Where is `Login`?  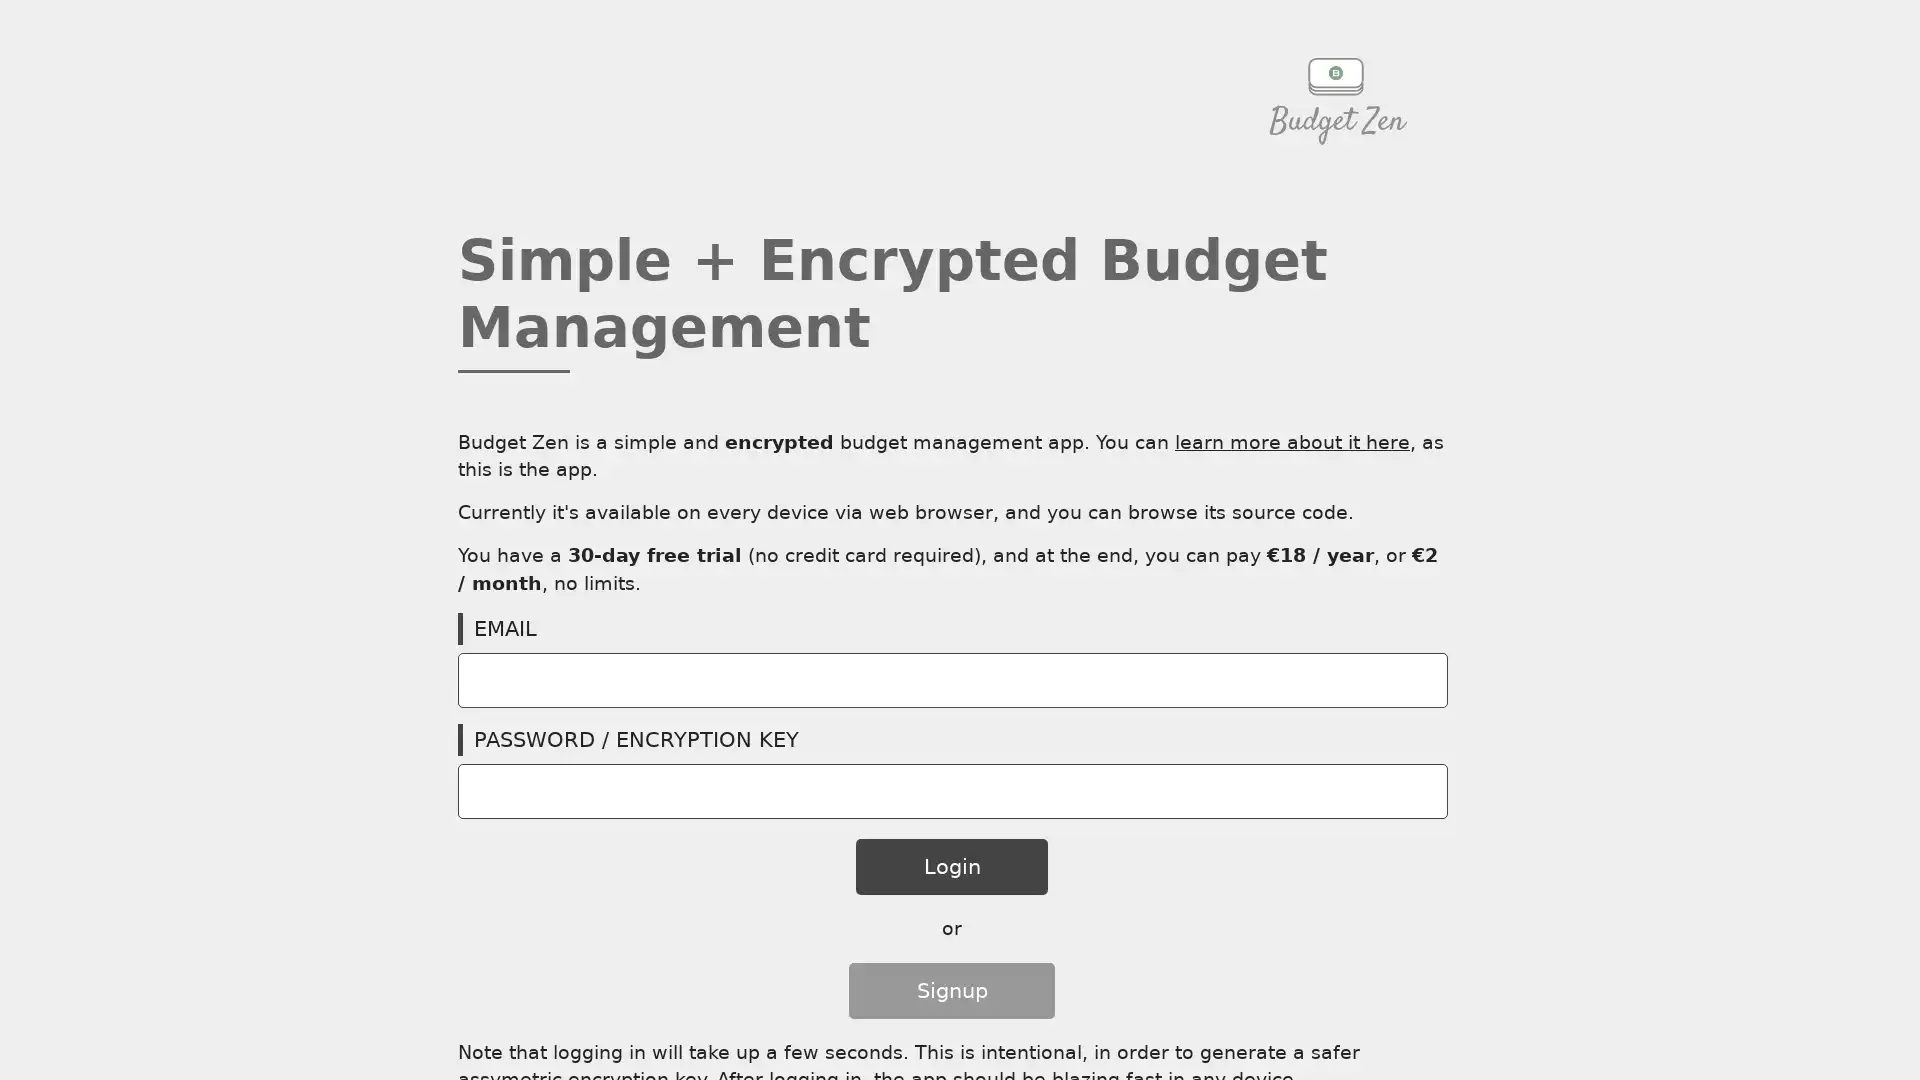 Login is located at coordinates (950, 866).